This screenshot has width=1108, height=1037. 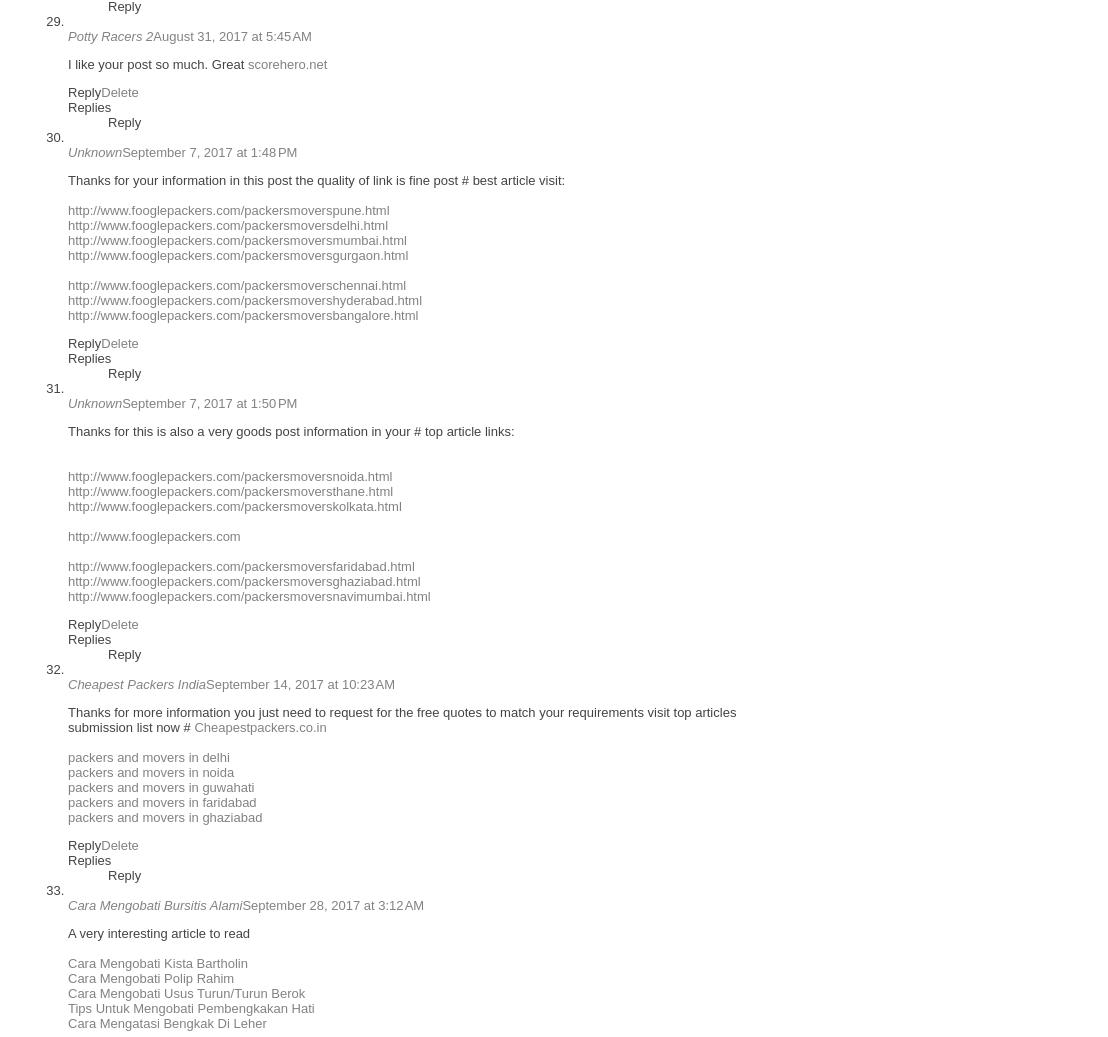 What do you see at coordinates (156, 963) in the screenshot?
I see `'Cara Mengobati Kista Bartholin'` at bounding box center [156, 963].